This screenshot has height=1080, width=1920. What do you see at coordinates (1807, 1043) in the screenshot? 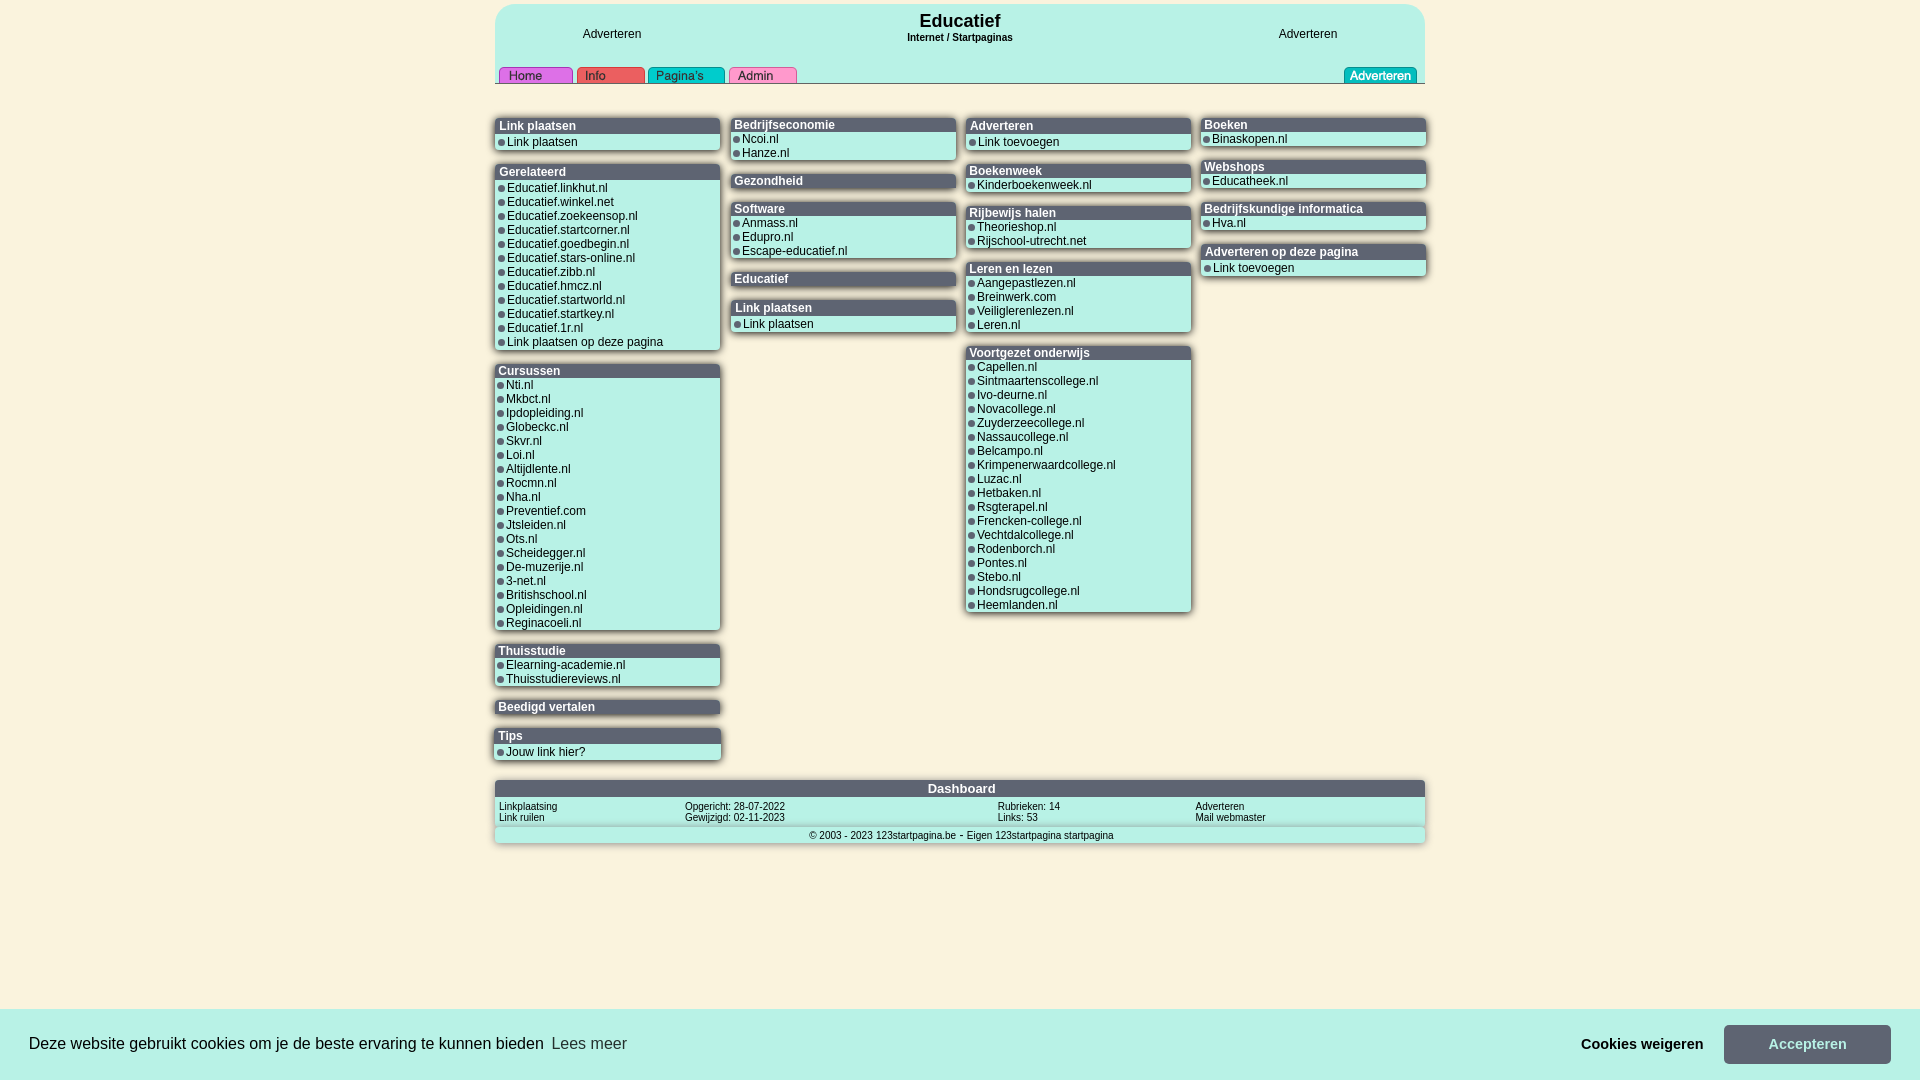
I see `'Accepteren'` at bounding box center [1807, 1043].